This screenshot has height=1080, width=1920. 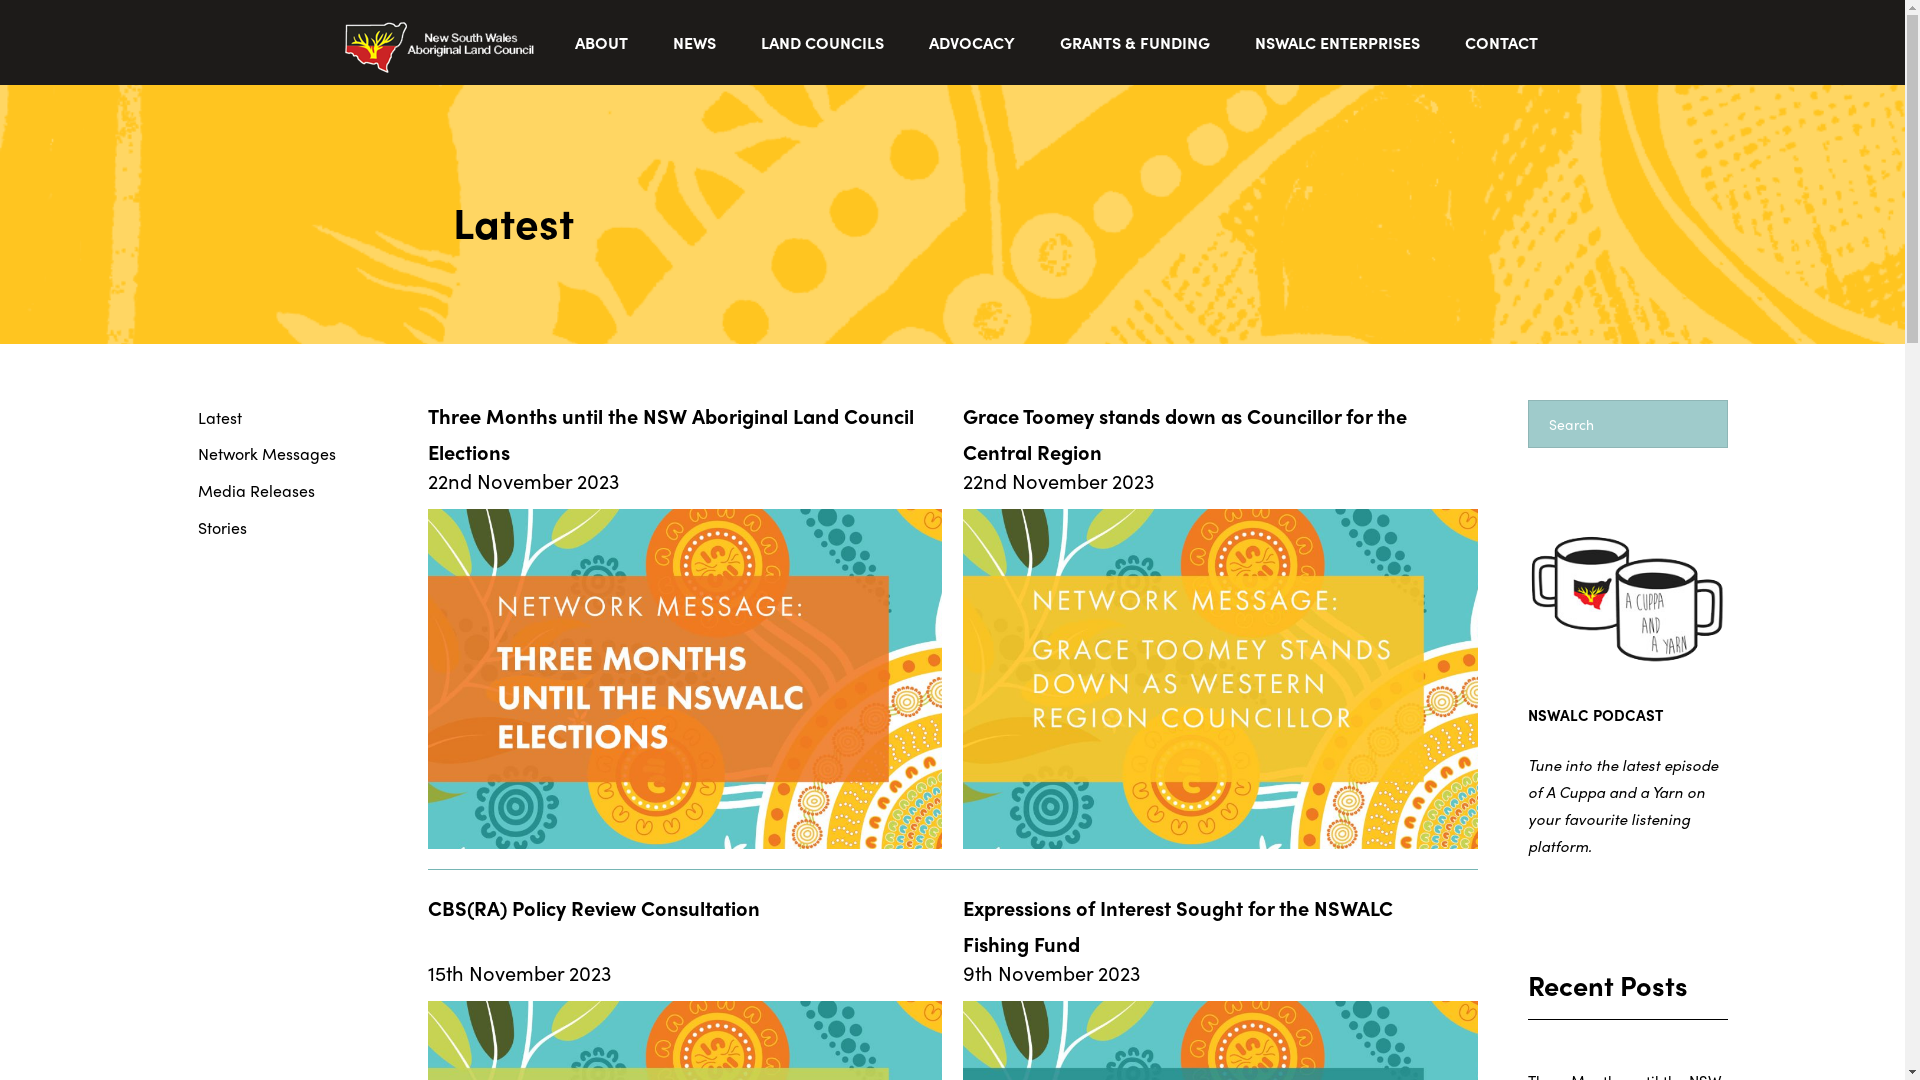 I want to click on 'NEWS', so click(x=696, y=42).